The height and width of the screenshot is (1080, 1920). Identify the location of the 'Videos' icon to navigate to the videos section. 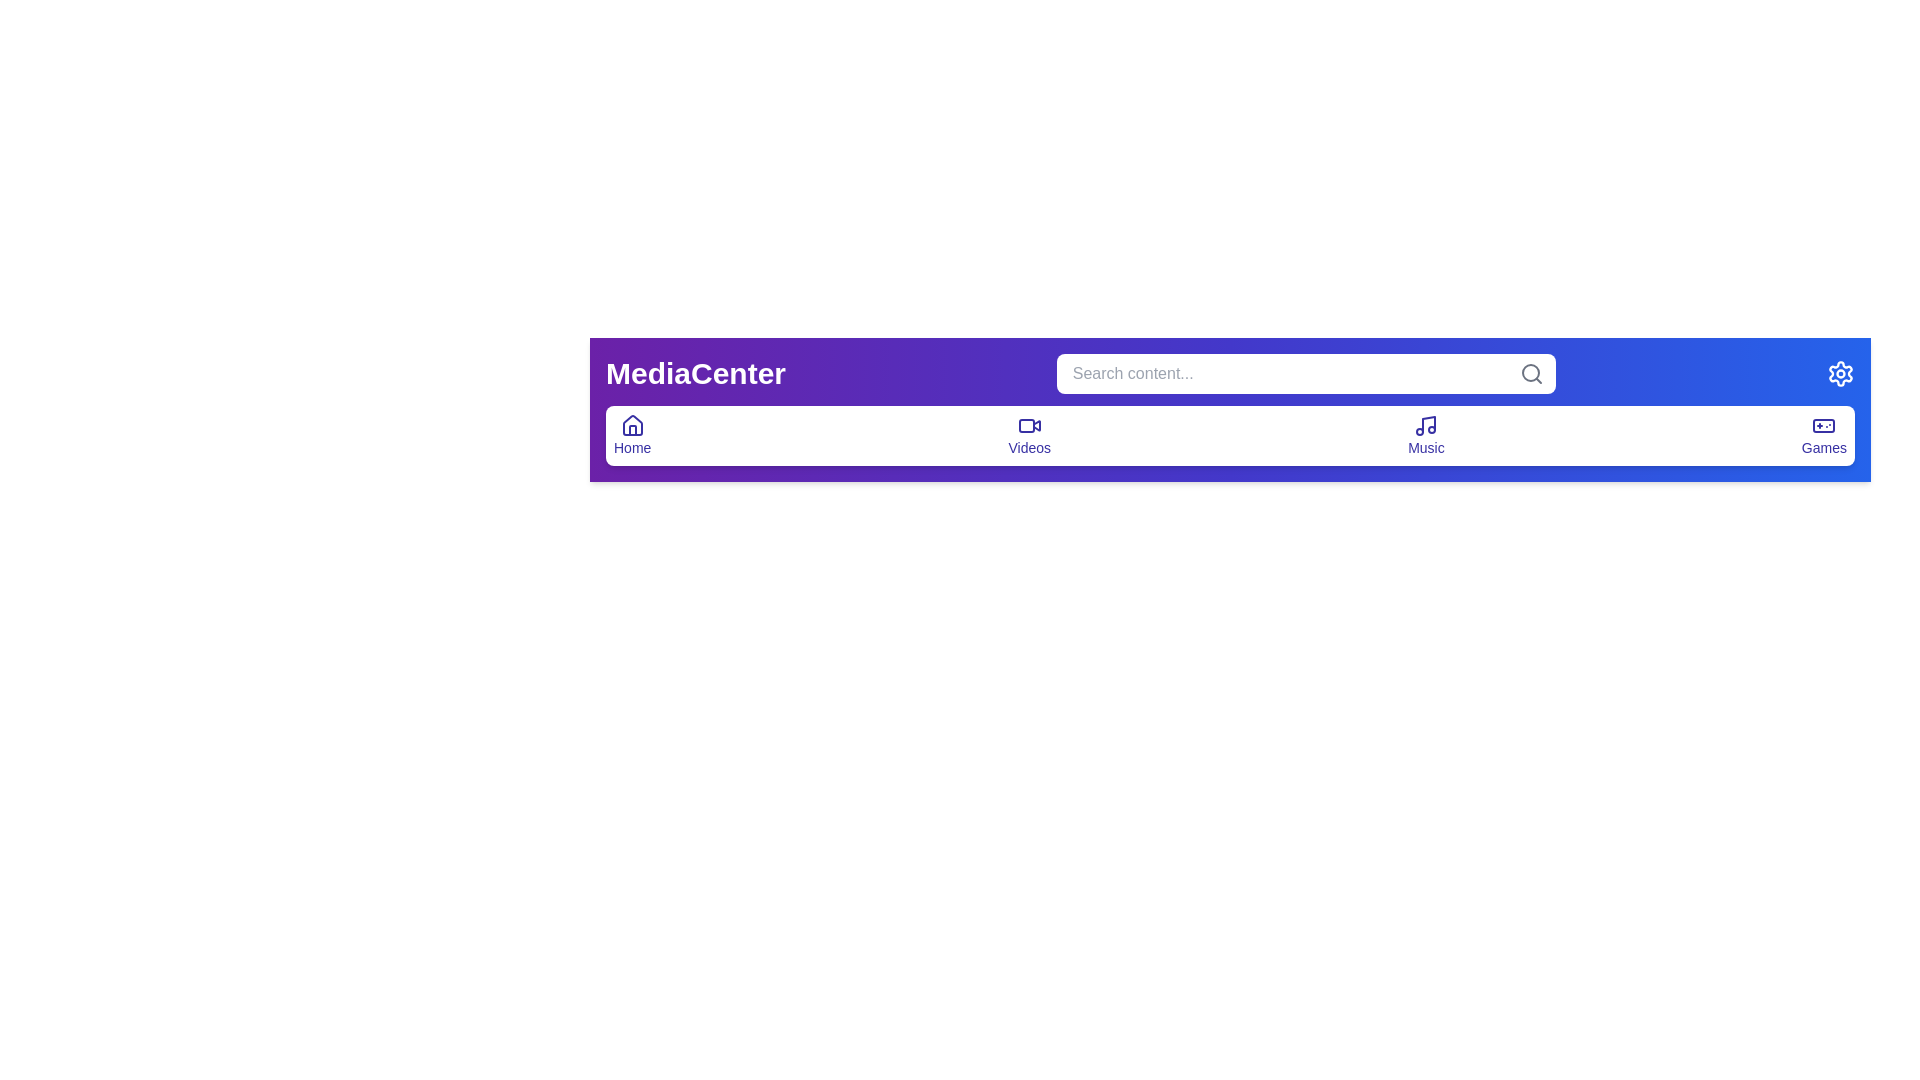
(1029, 434).